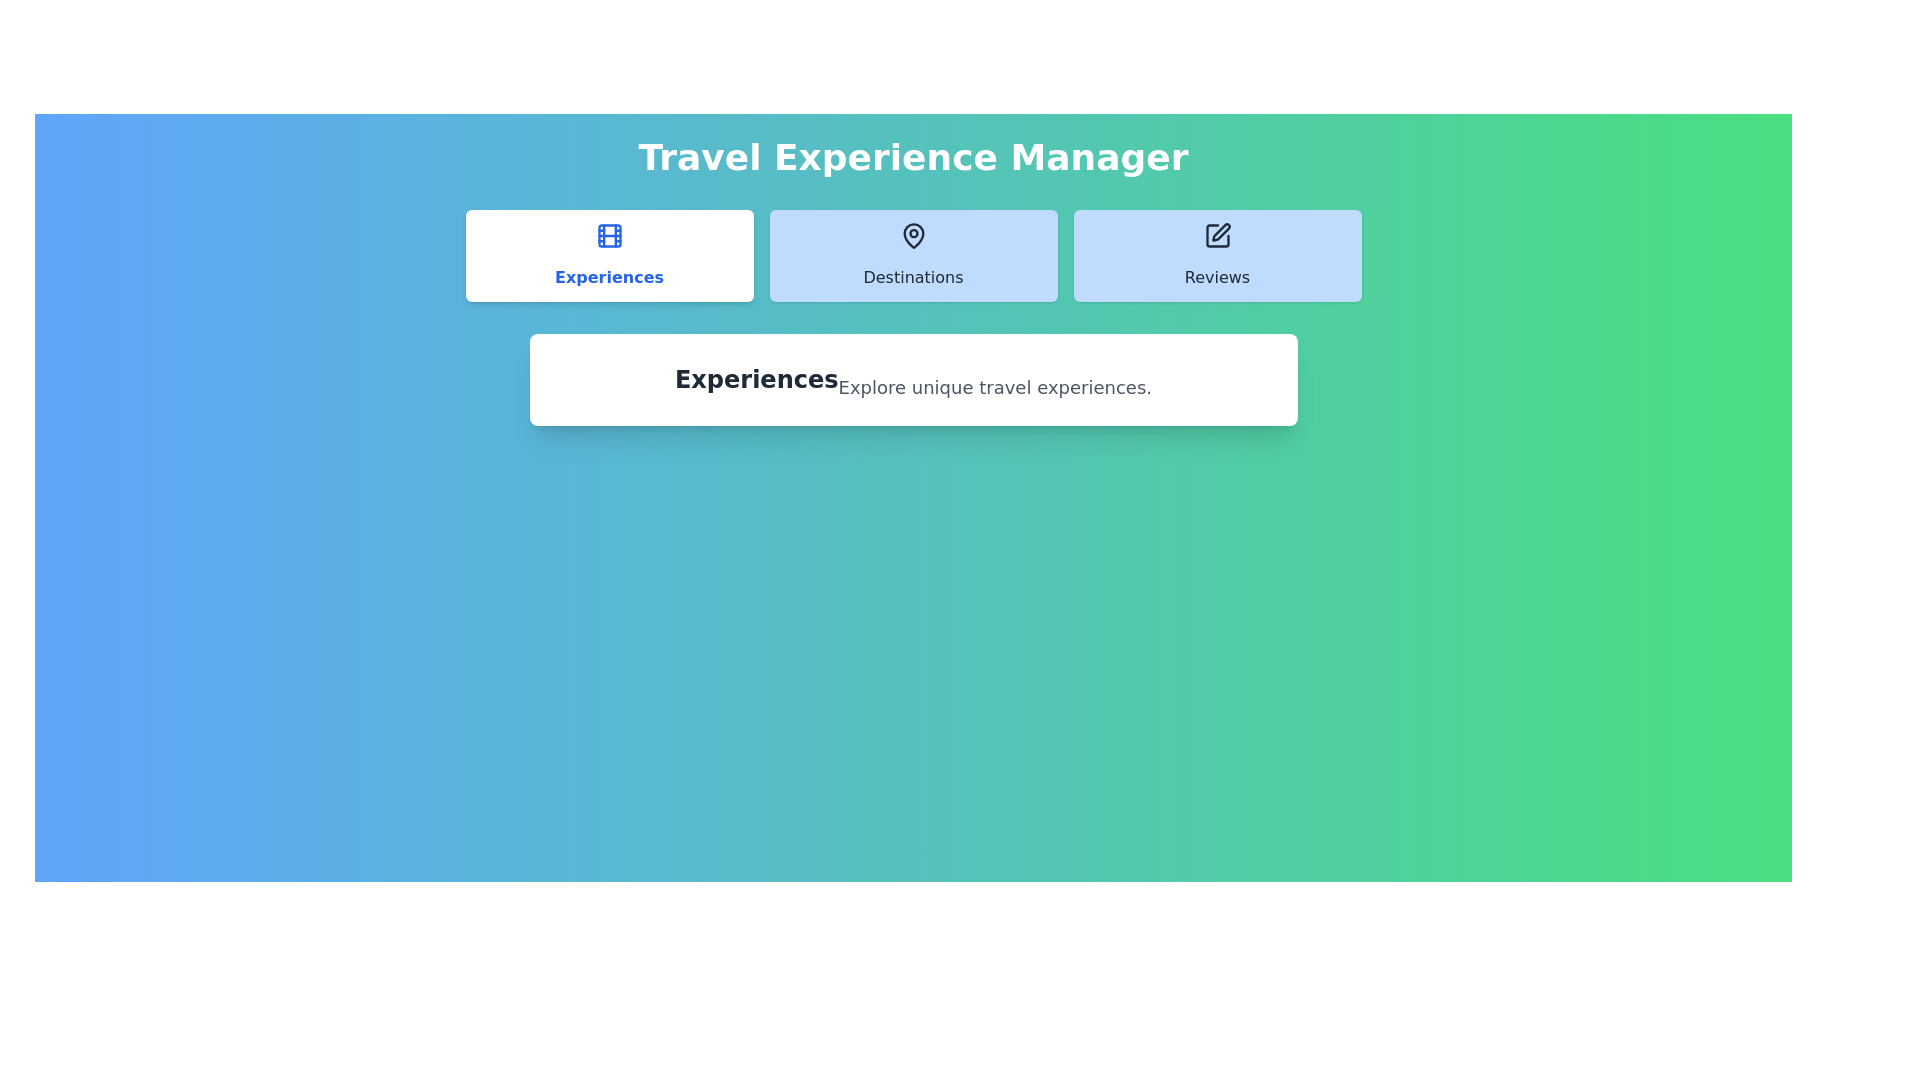 This screenshot has width=1920, height=1080. What do you see at coordinates (1216, 254) in the screenshot?
I see `the Reviews tab` at bounding box center [1216, 254].